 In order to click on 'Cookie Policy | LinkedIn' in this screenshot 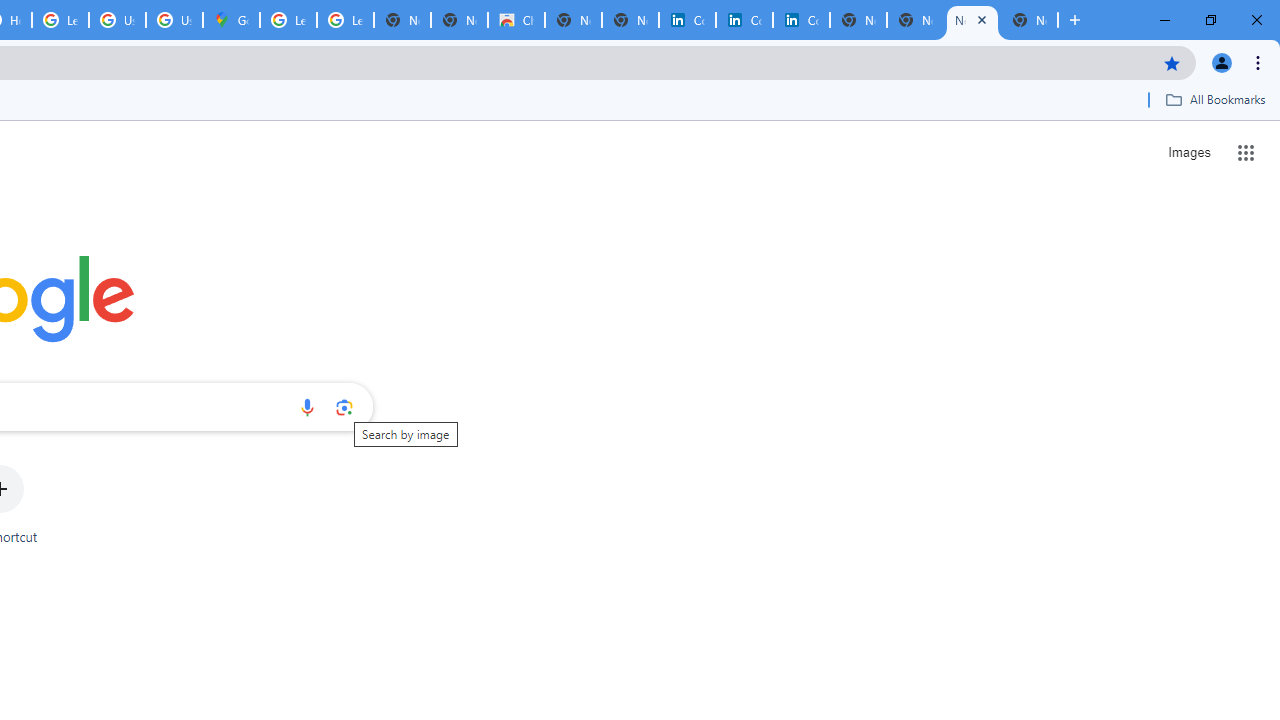, I will do `click(743, 20)`.